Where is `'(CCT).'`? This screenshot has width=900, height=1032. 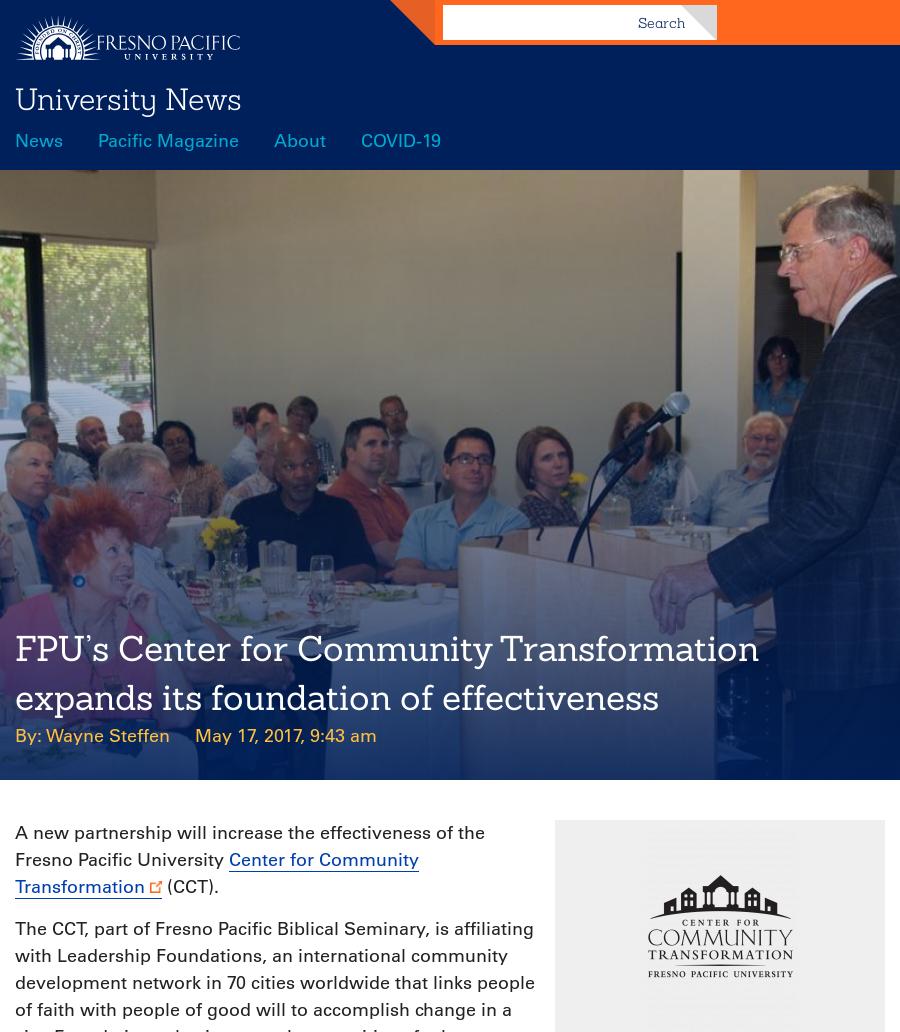 '(CCT).' is located at coordinates (162, 887).